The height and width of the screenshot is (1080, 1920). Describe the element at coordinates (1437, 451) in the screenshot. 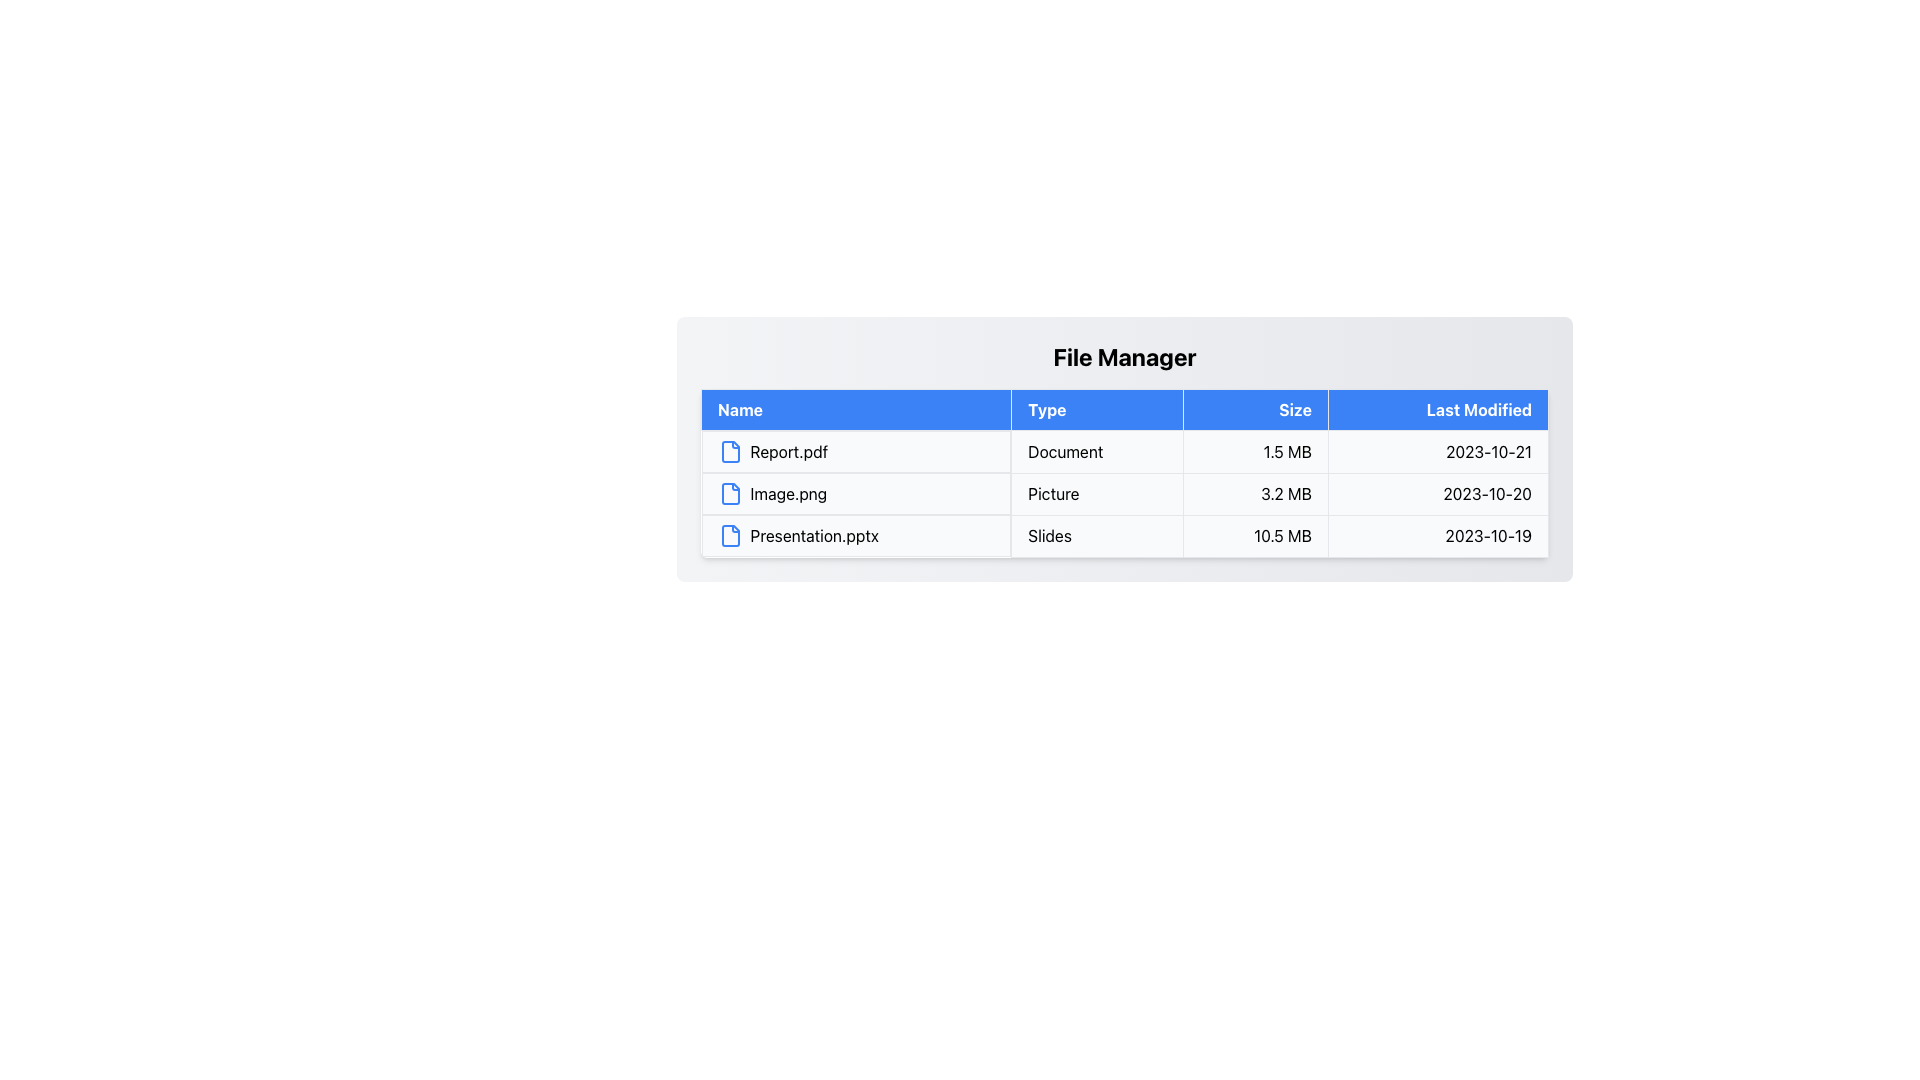

I see `text content displayed in the fourth column under the 'Last Modified' header for the file 'Report.pdf'` at that location.